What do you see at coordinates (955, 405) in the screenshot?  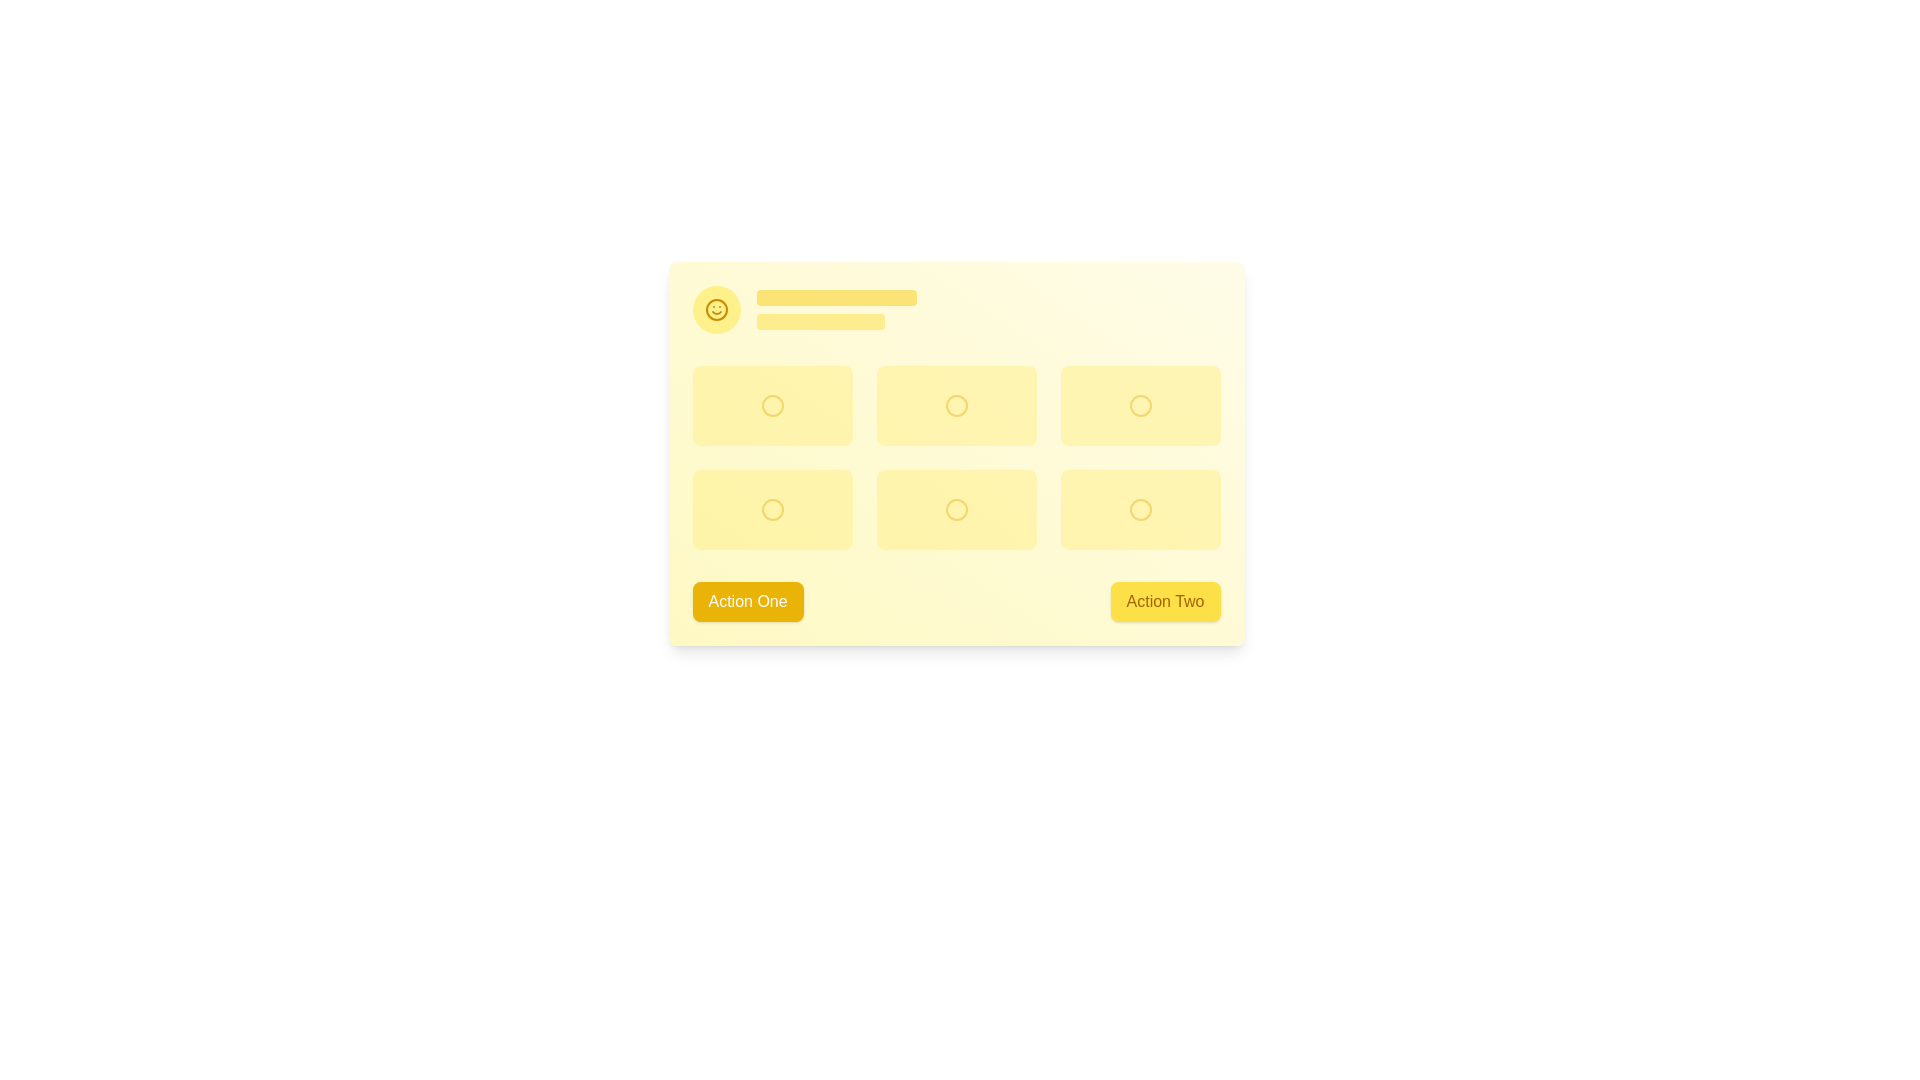 I see `the center circular button in the top row of a grid of six circular buttons represented by an SVG Circle Element` at bounding box center [955, 405].